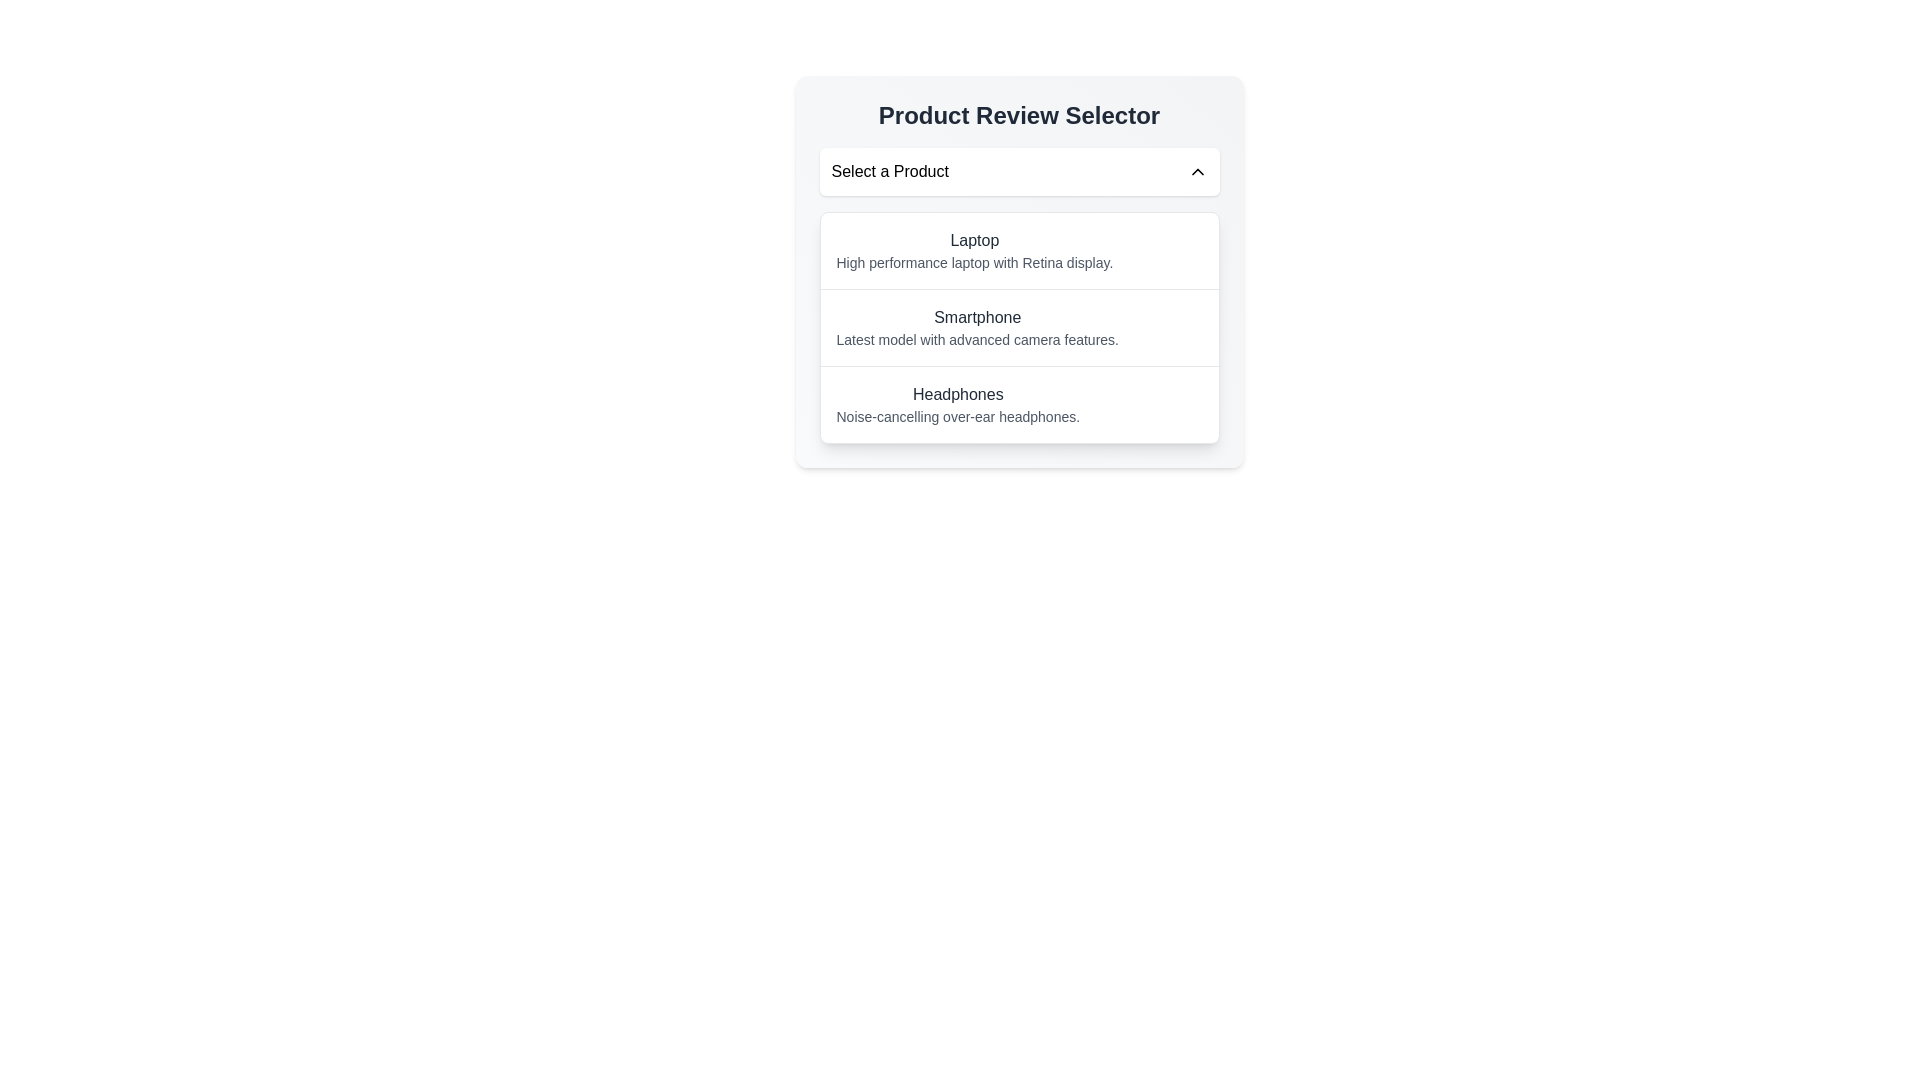  I want to click on the 'Smartphone' option in the Product Review Selector list, which is the second item between 'Laptop' and 'Headphones', so click(1019, 326).